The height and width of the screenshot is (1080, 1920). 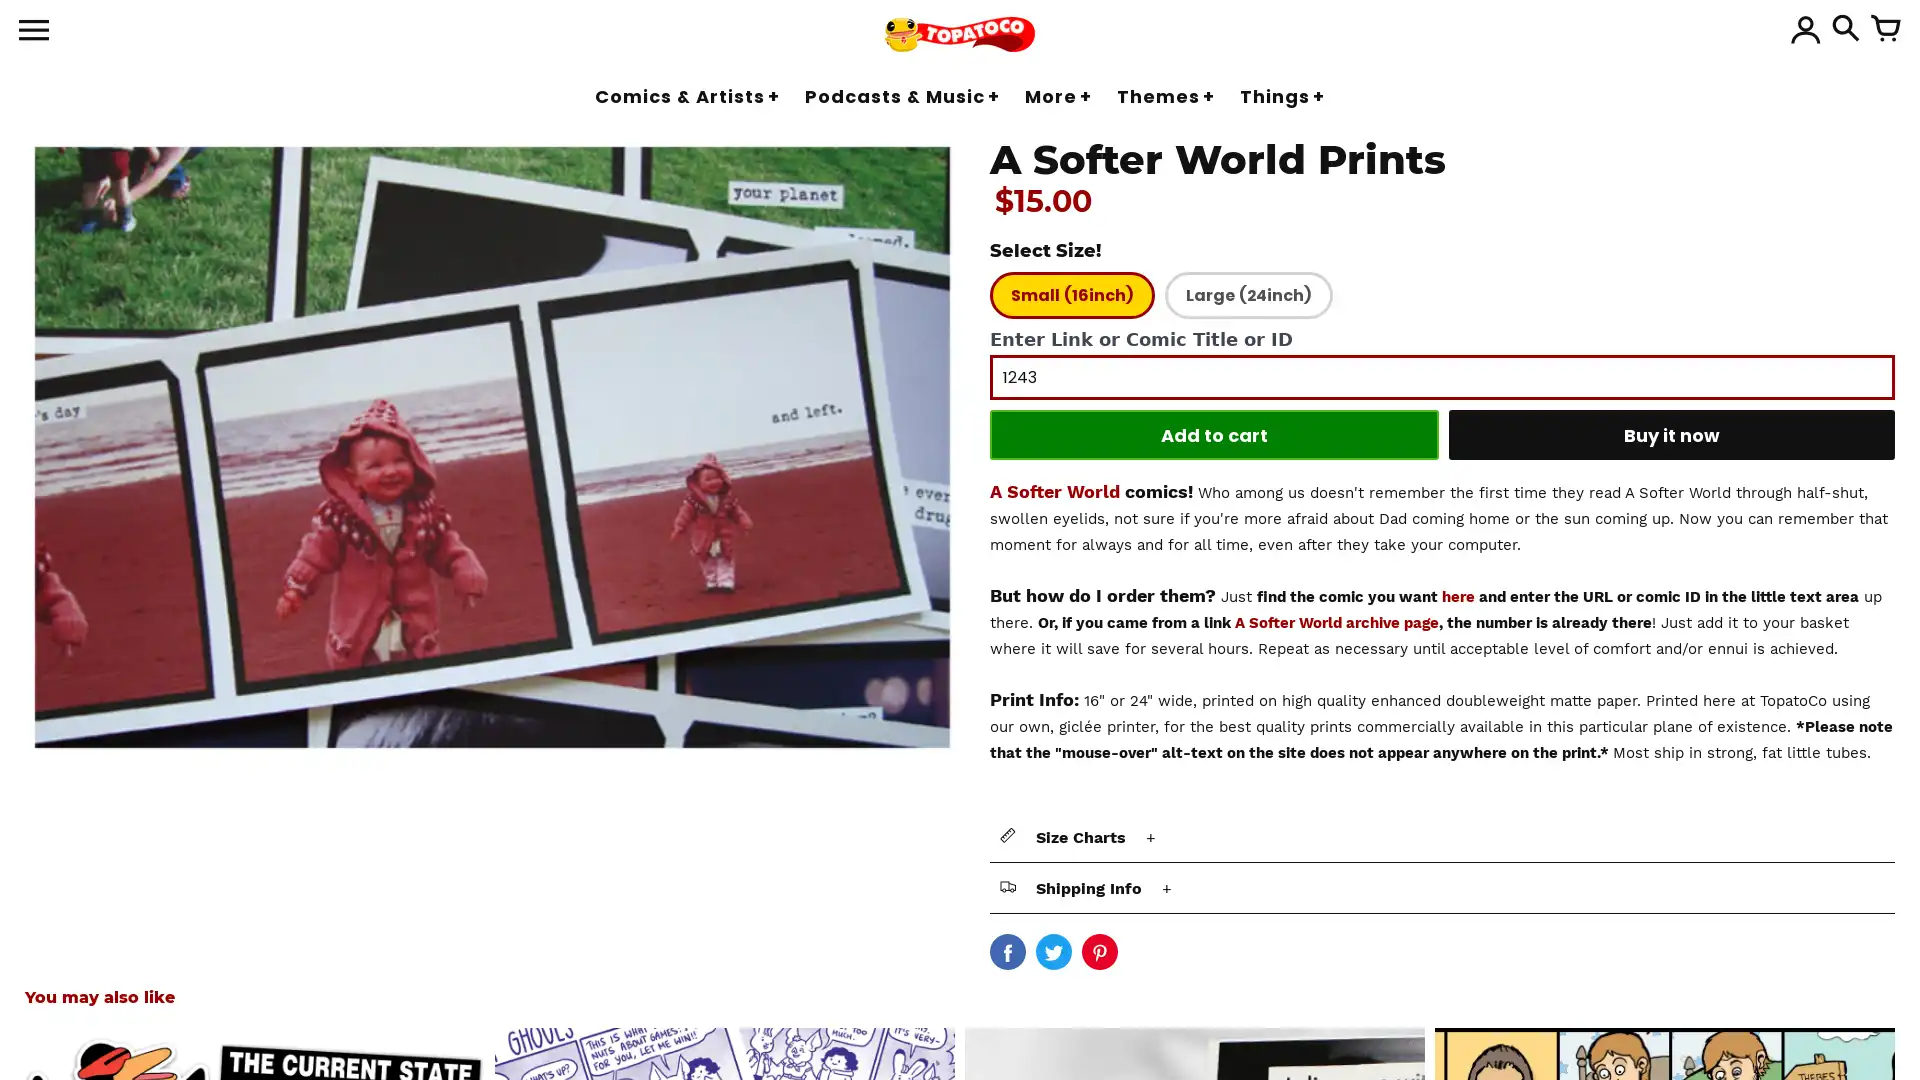 What do you see at coordinates (1213, 434) in the screenshot?
I see `Add to cart` at bounding box center [1213, 434].